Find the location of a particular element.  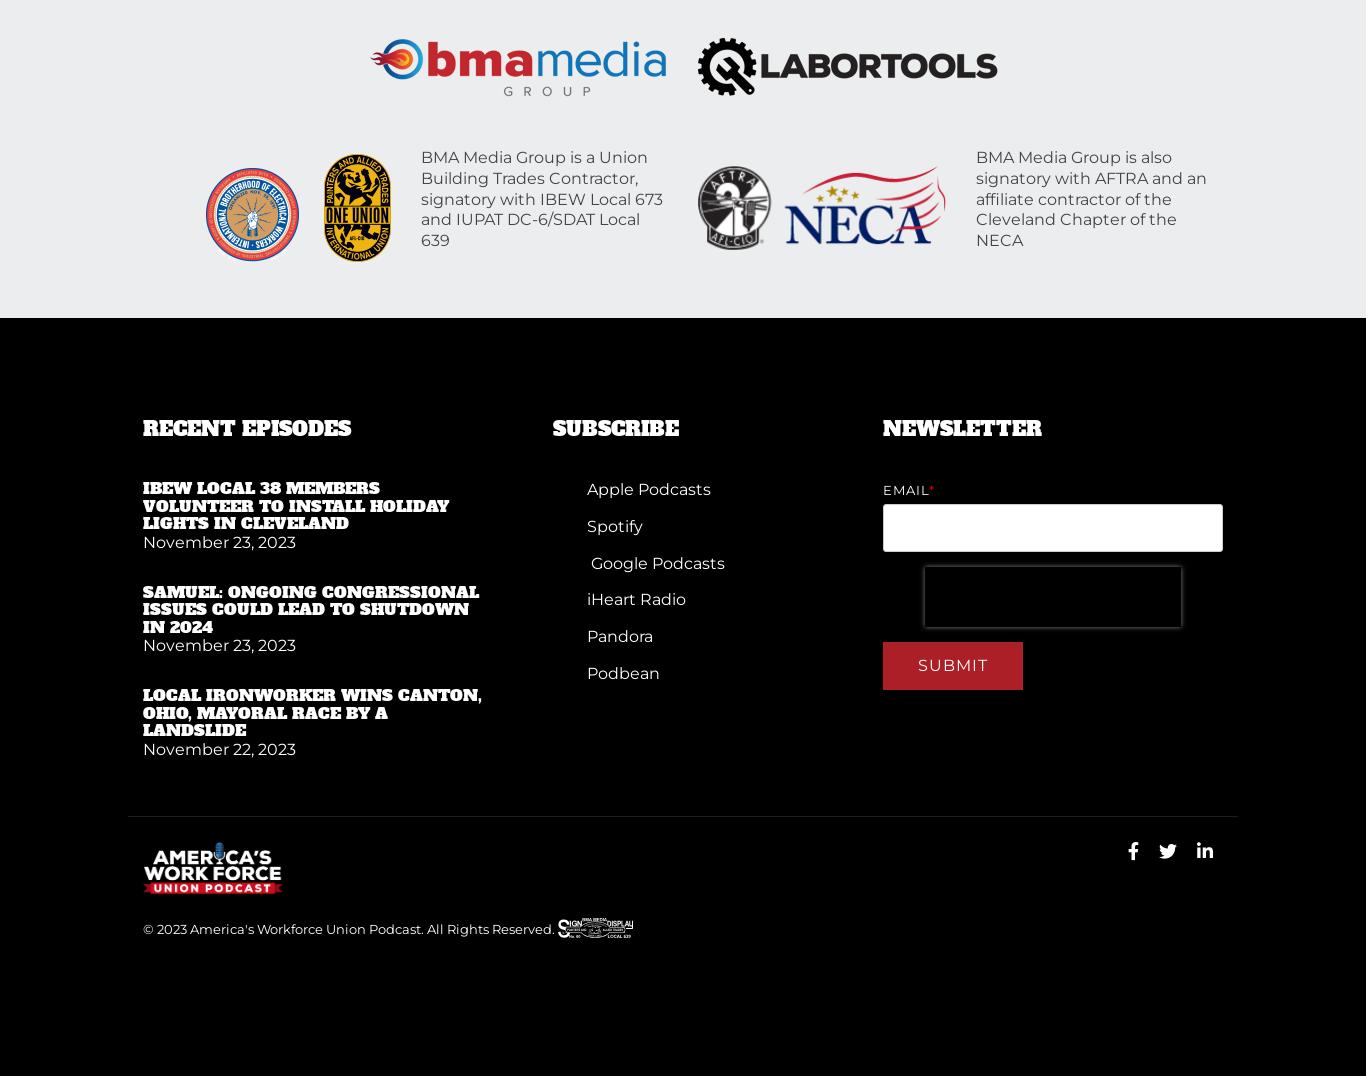

'© 2023 America's Workforce Union Podcast. All Rights Reserved.' is located at coordinates (142, 927).